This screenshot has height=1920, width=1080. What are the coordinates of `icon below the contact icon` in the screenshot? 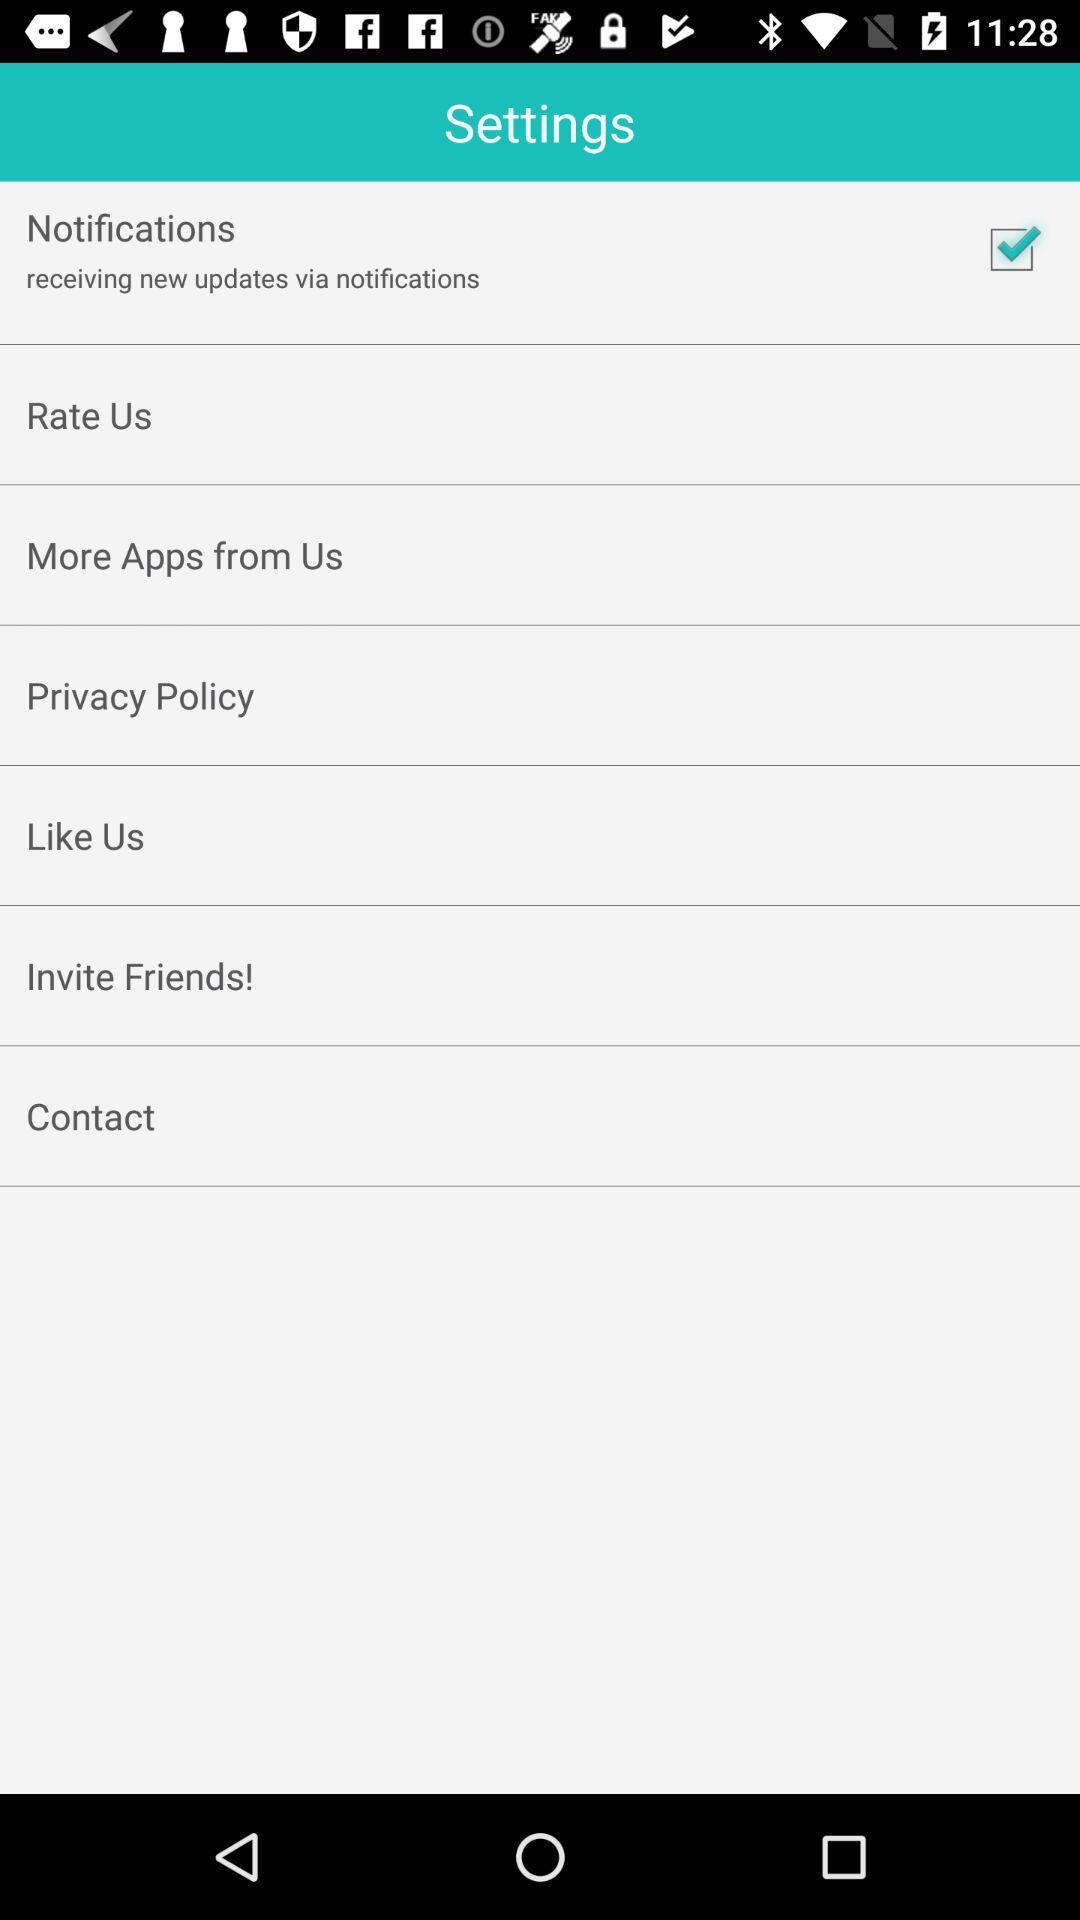 It's located at (540, 1163).